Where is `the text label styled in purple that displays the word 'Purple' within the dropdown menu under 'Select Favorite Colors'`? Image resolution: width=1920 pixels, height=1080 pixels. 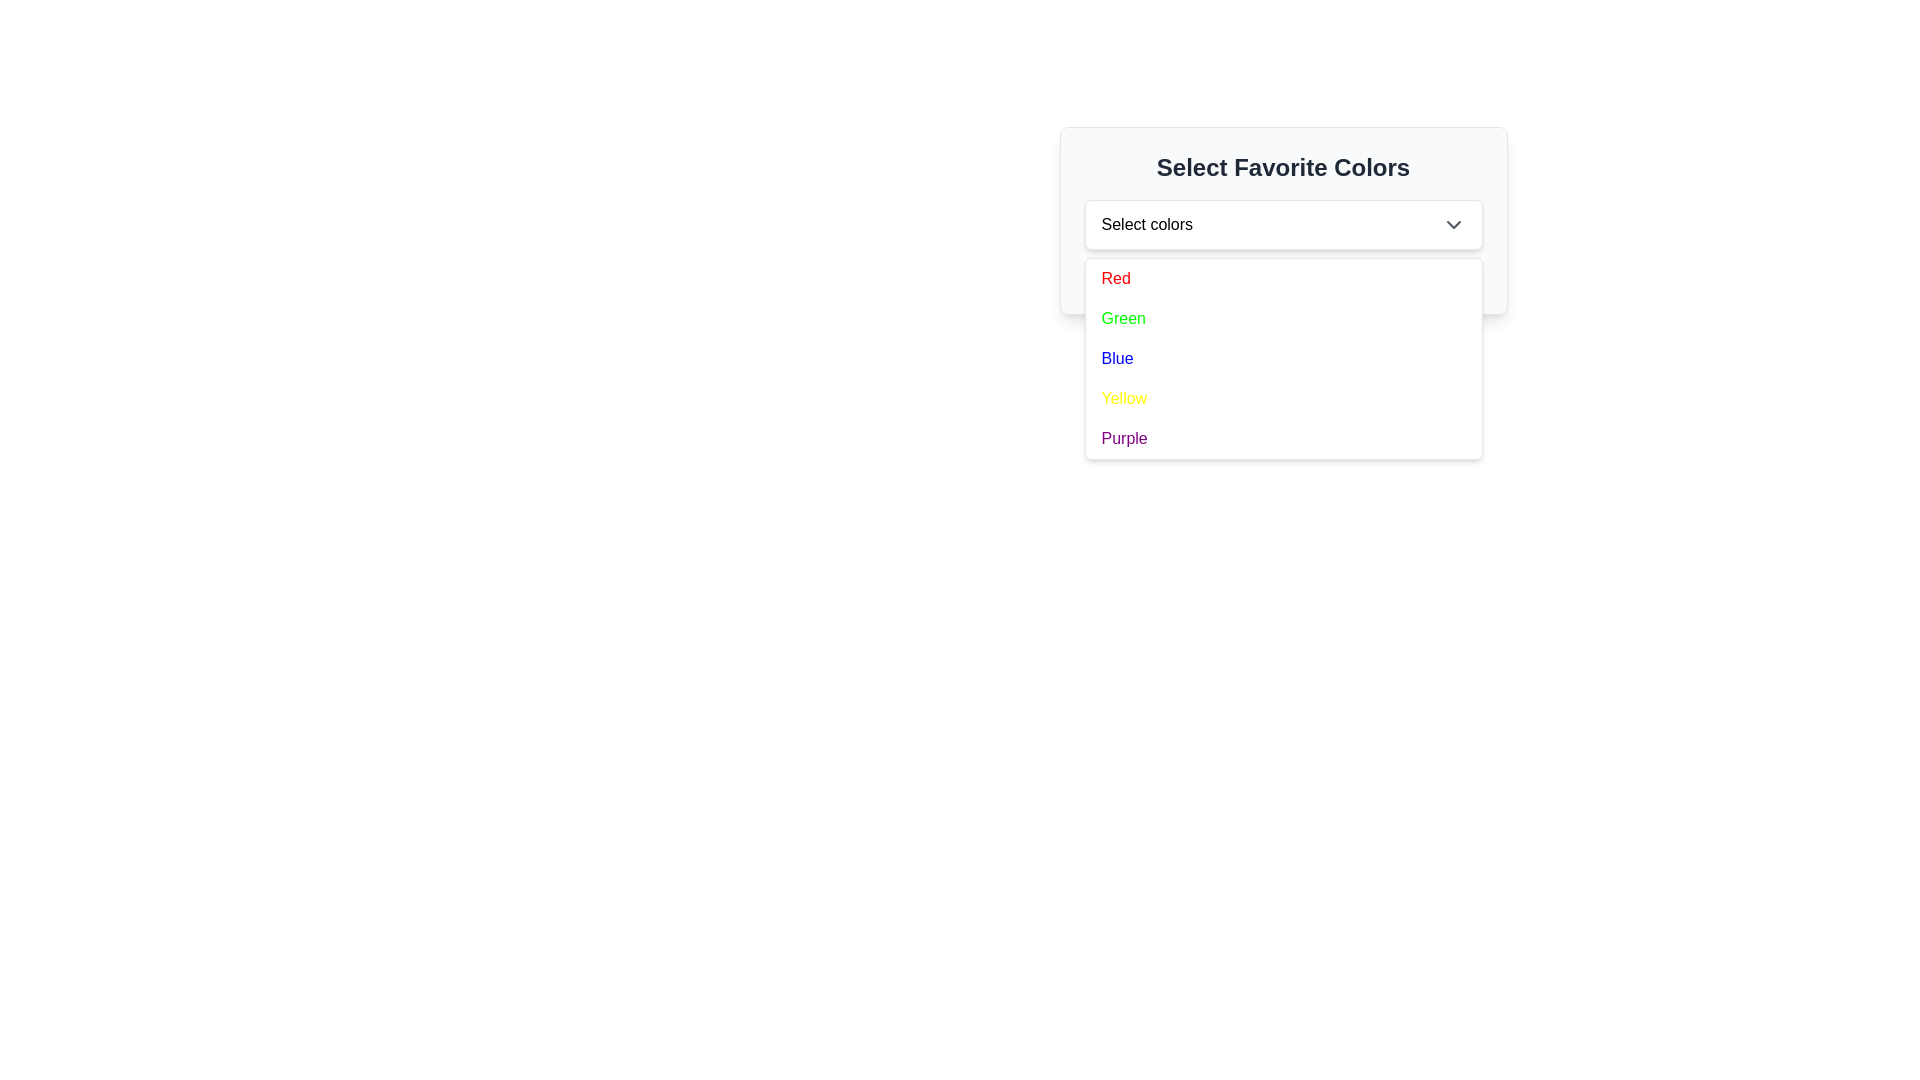 the text label styled in purple that displays the word 'Purple' within the dropdown menu under 'Select Favorite Colors' is located at coordinates (1124, 438).